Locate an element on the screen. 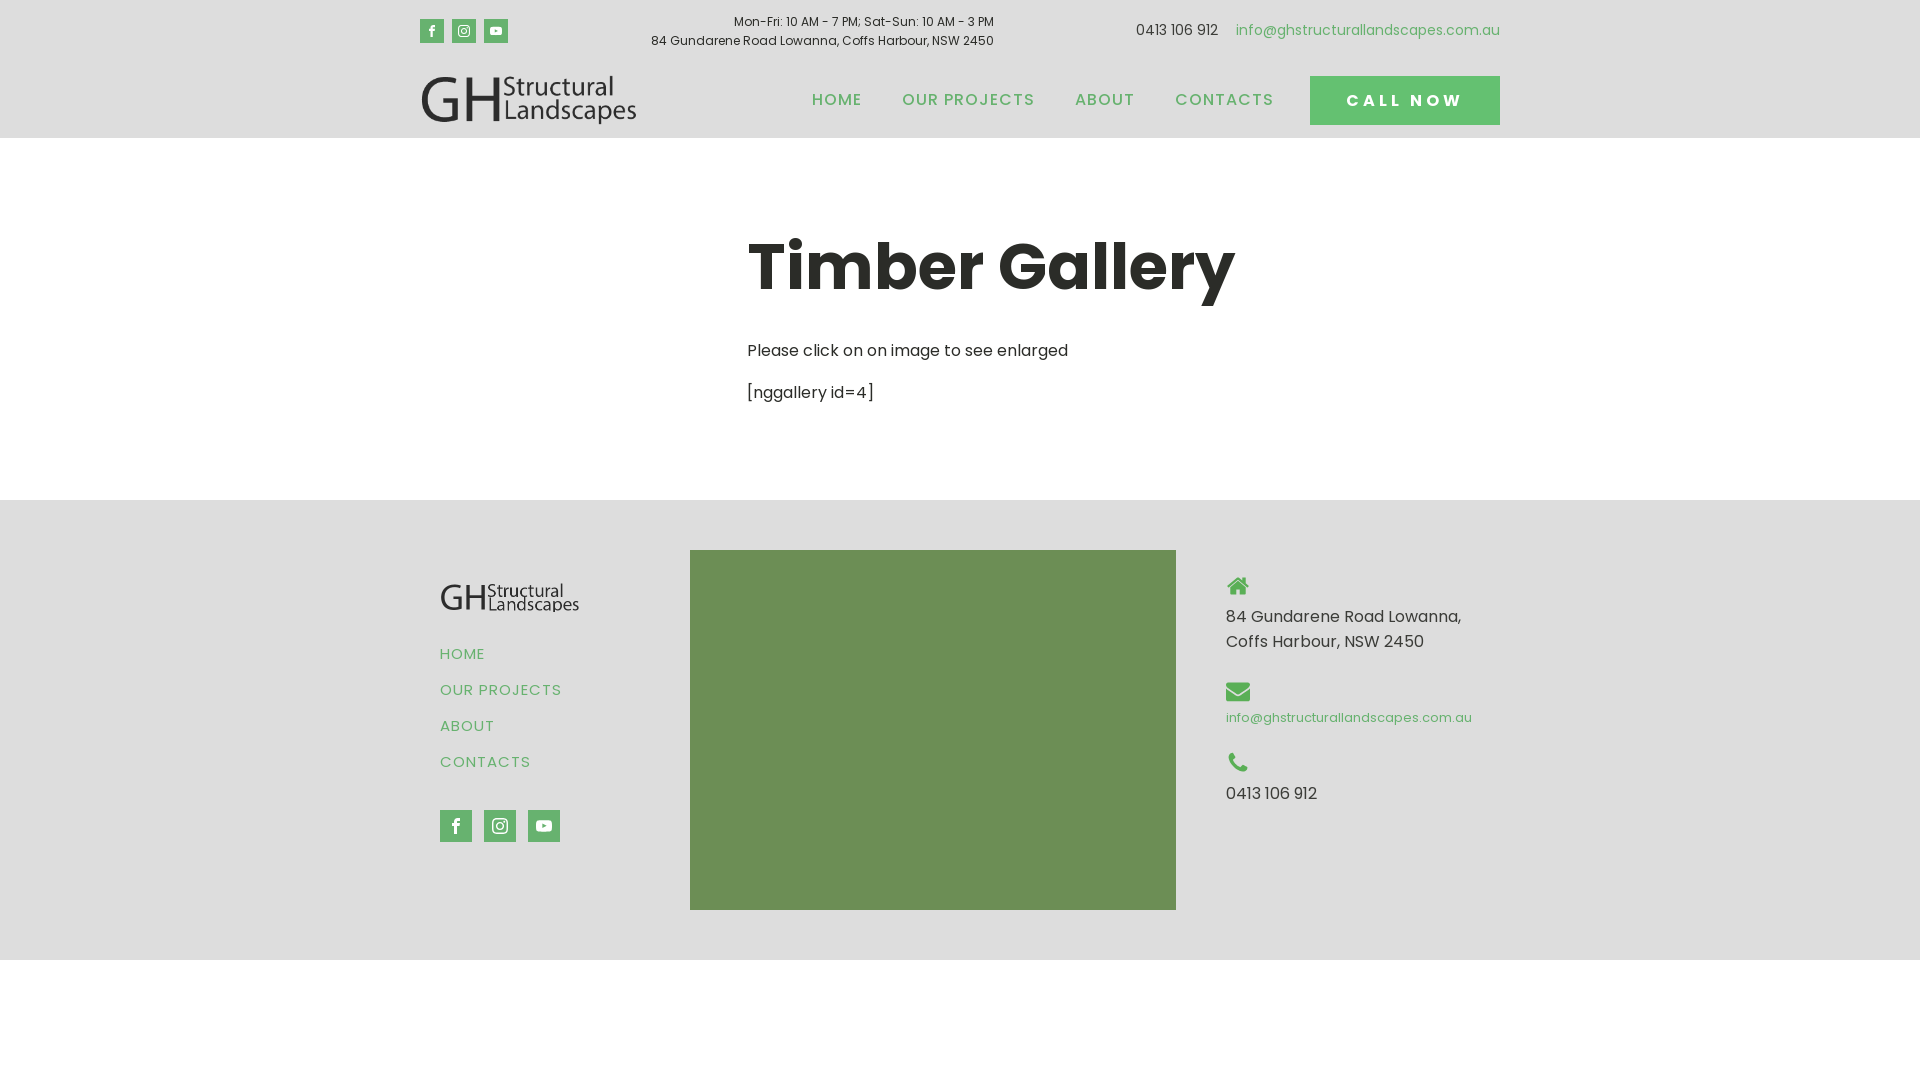 The height and width of the screenshot is (1080, 1920). 'CONTACTS' is located at coordinates (500, 762).